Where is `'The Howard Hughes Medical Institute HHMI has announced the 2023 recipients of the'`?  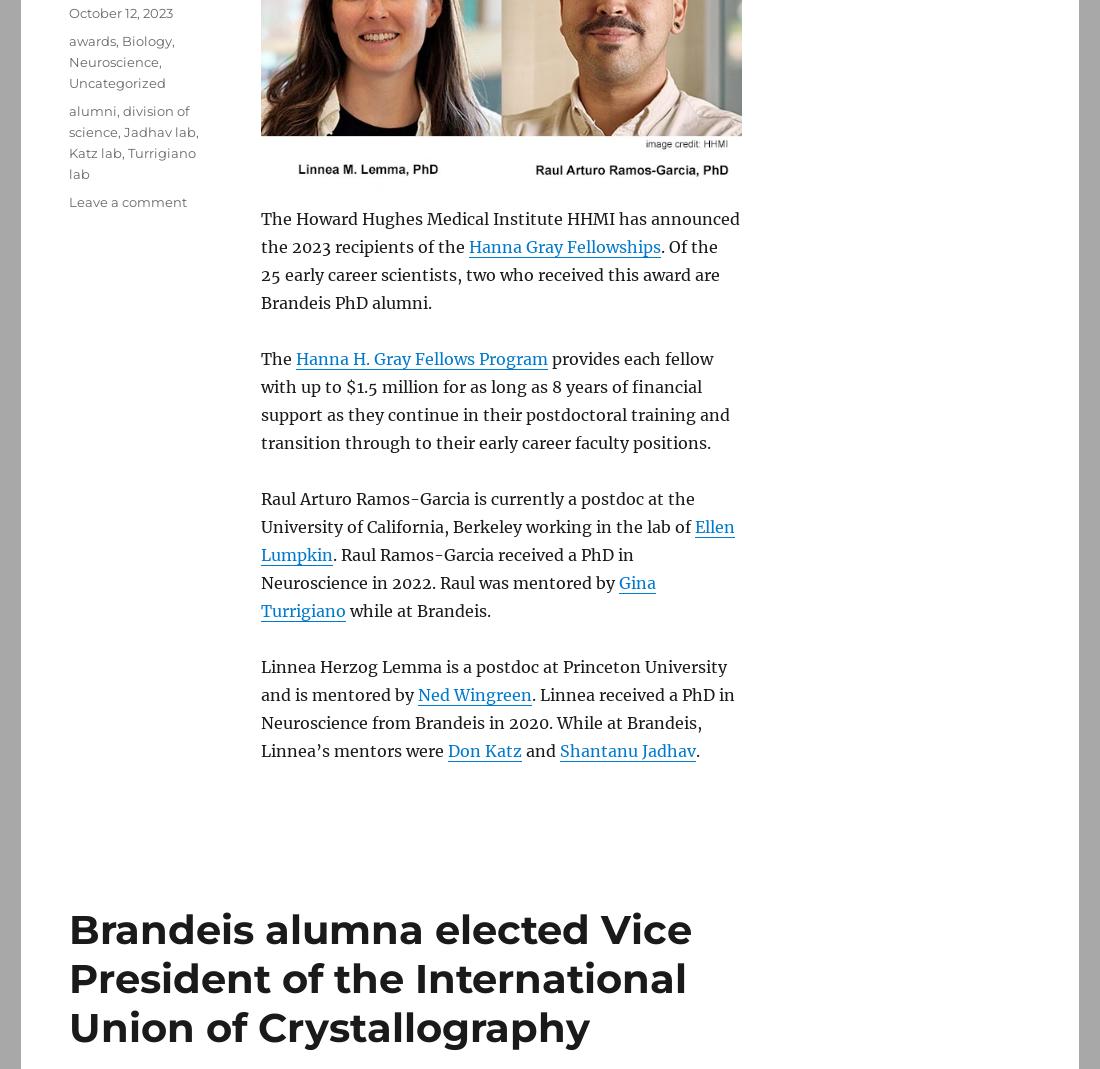 'The Howard Hughes Medical Institute HHMI has announced the 2023 recipients of the' is located at coordinates (500, 232).